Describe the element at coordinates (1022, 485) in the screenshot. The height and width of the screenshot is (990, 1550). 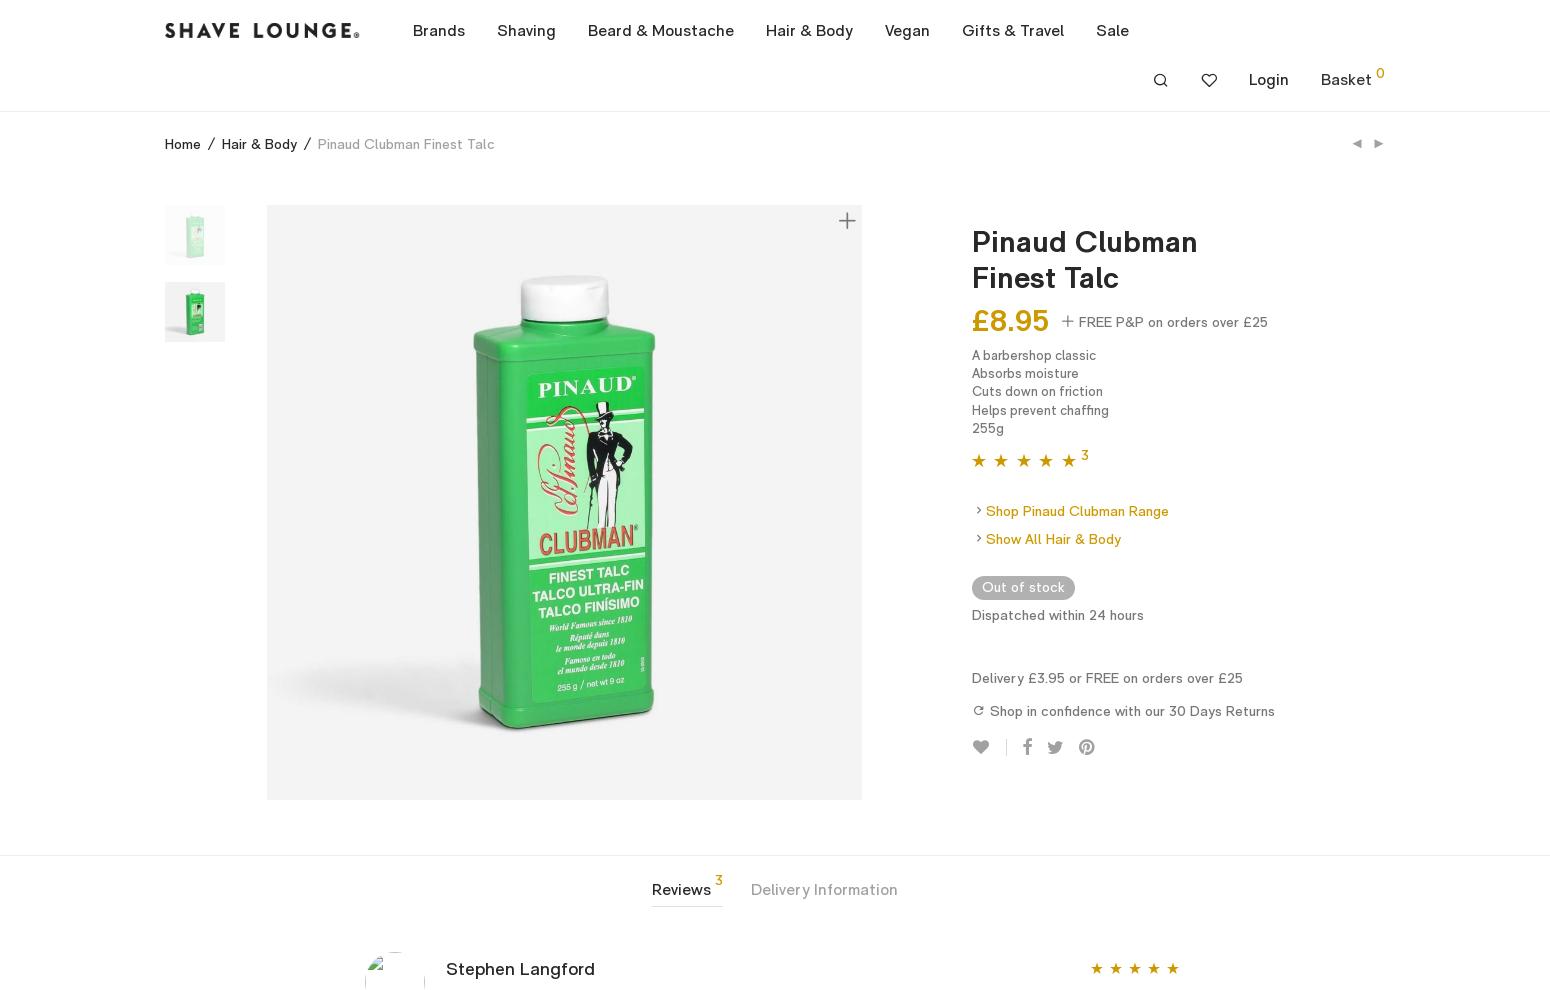
I see `'5.00'` at that location.